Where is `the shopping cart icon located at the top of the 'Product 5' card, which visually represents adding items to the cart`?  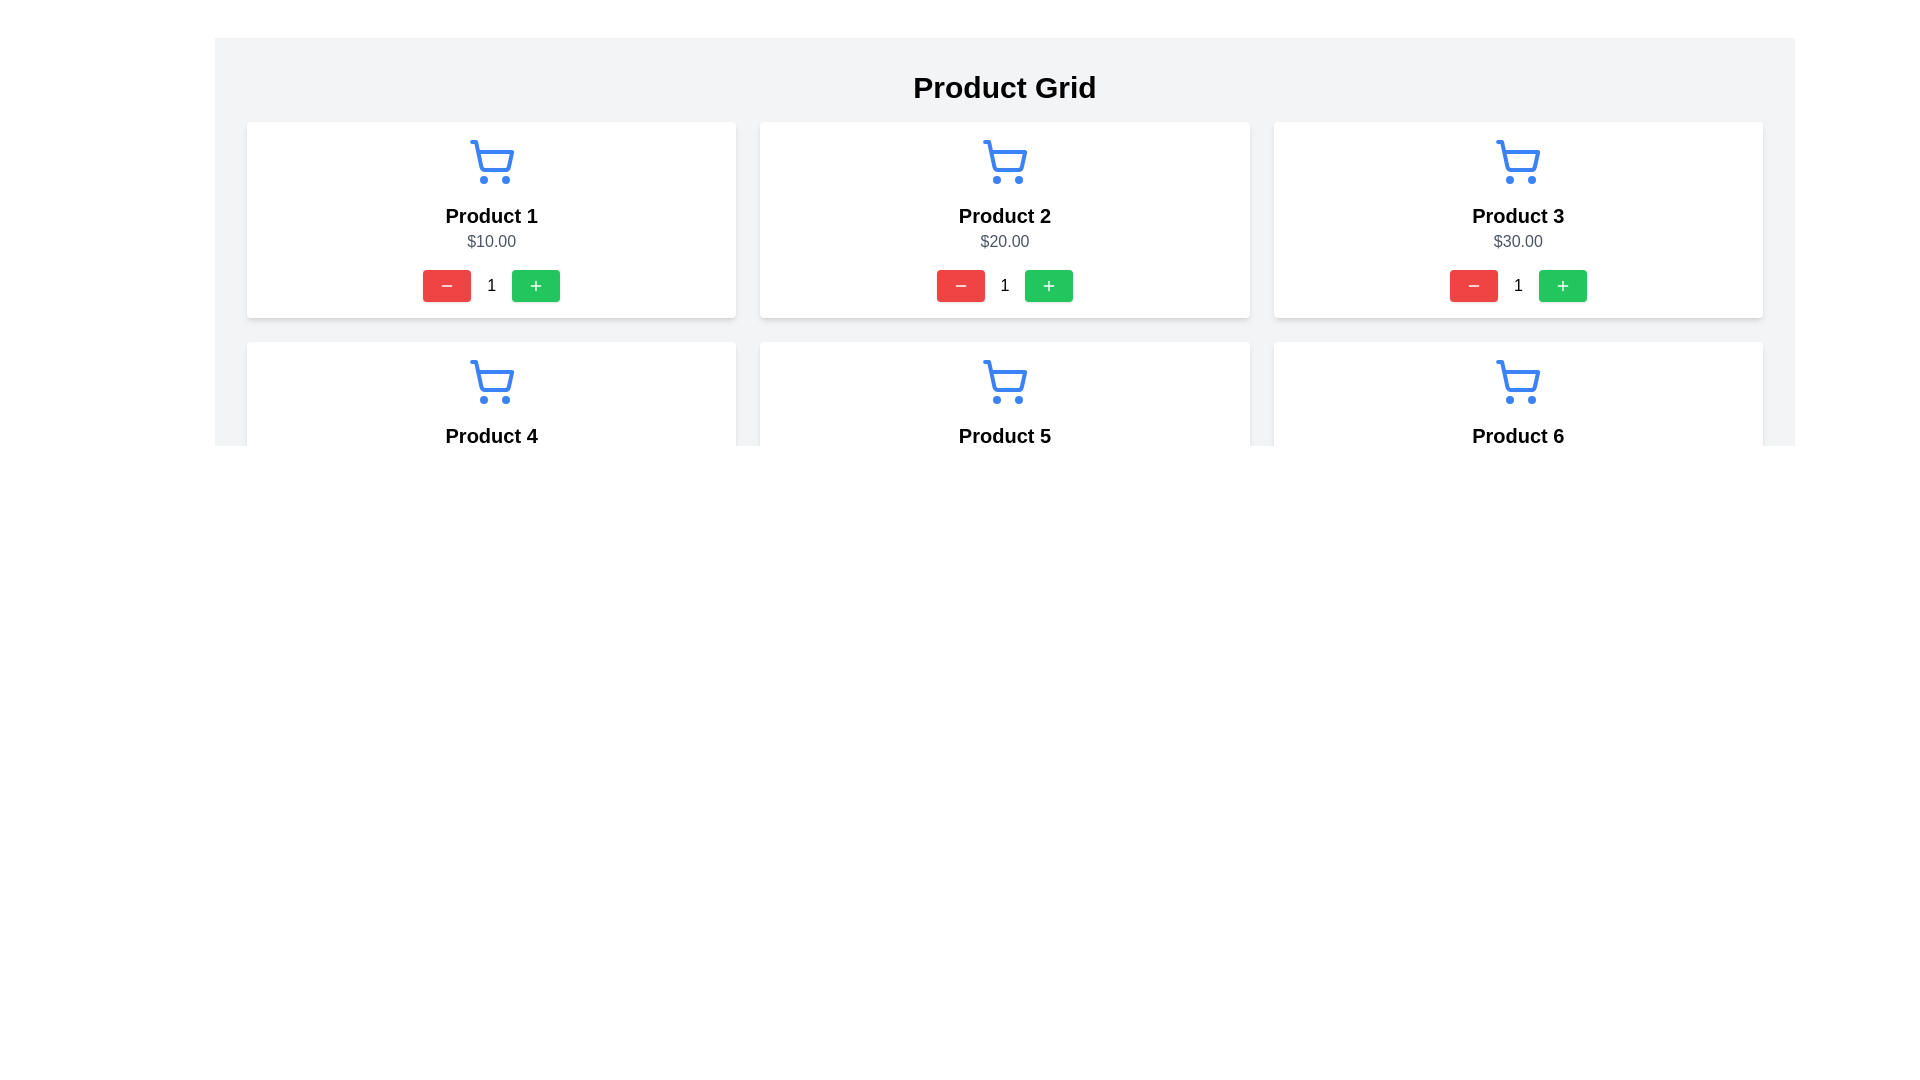 the shopping cart icon located at the top of the 'Product 5' card, which visually represents adding items to the cart is located at coordinates (1004, 381).